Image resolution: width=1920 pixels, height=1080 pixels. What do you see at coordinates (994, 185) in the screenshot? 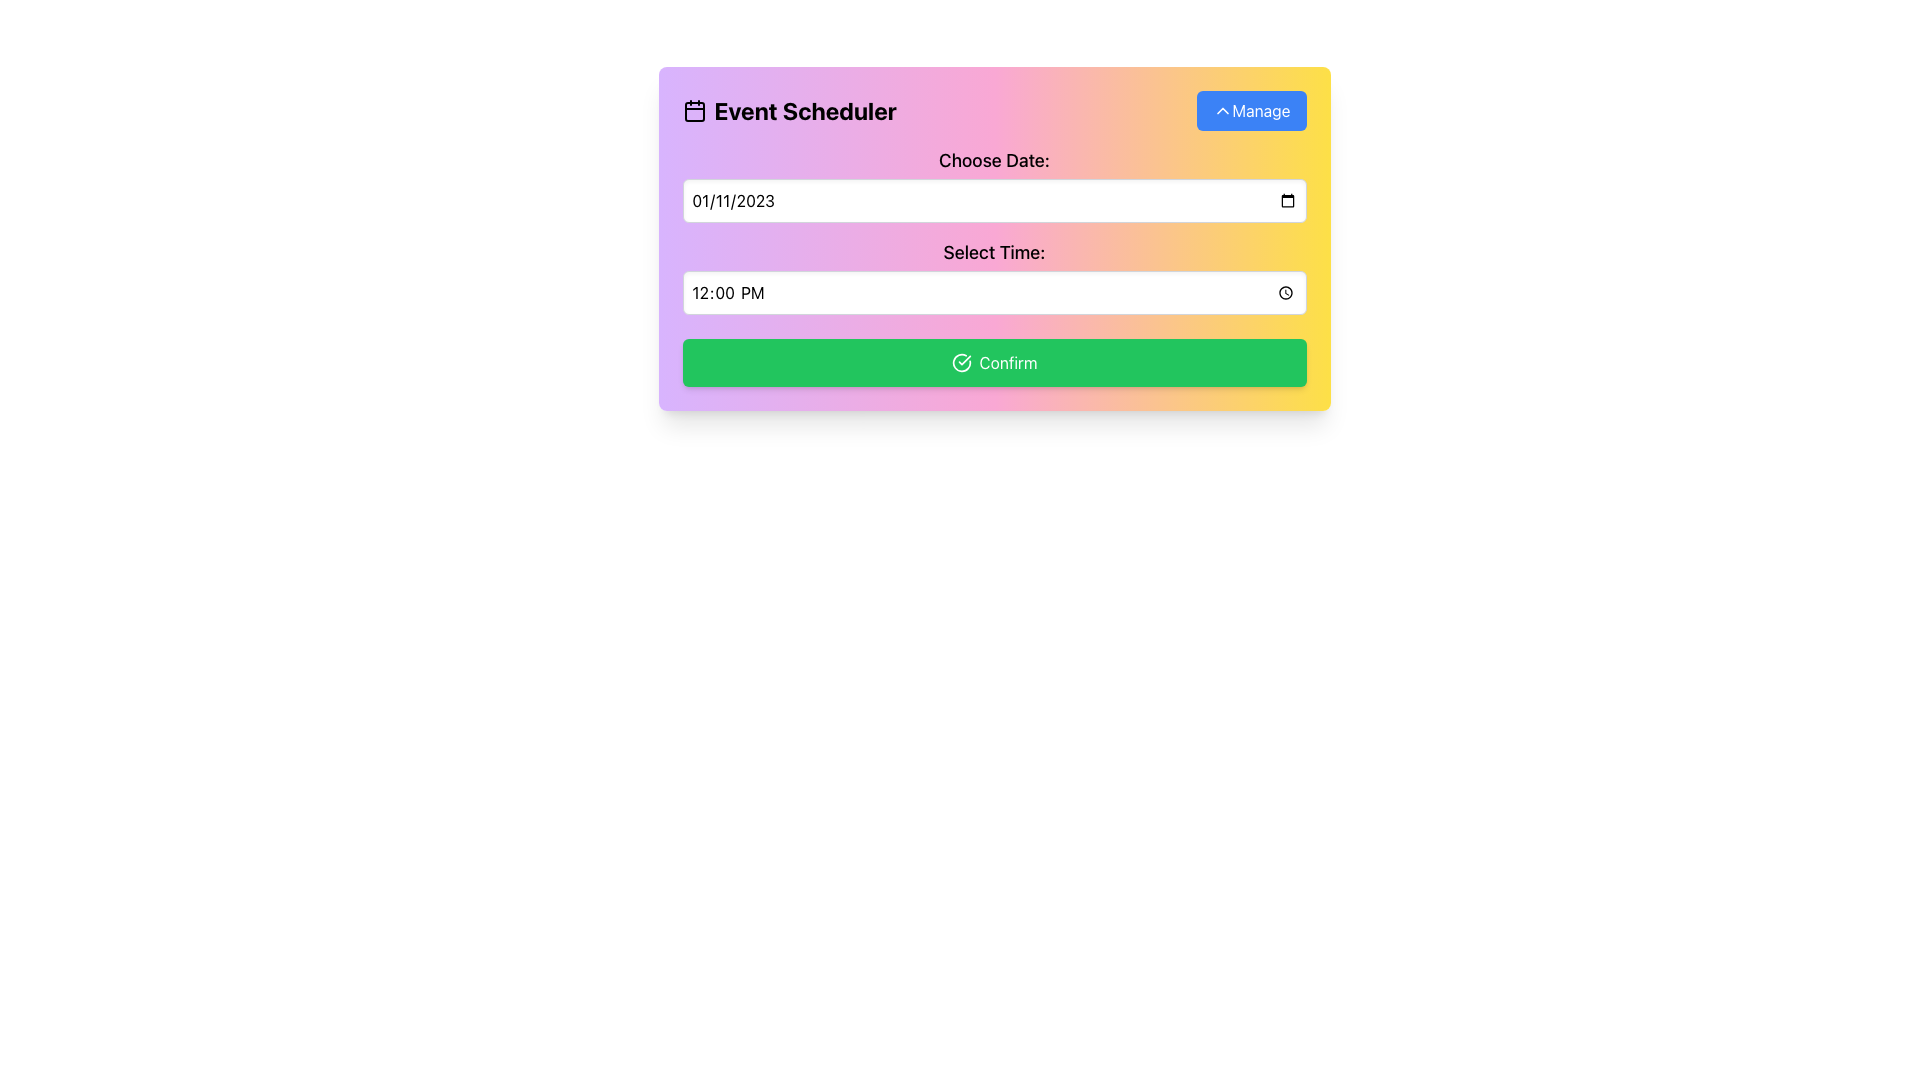
I see `the calendar icon of the Date Picker Input, which is part of the 'Choose Date: Select Time:' component and includes an input field with a rectangular border and rounded corners` at bounding box center [994, 185].